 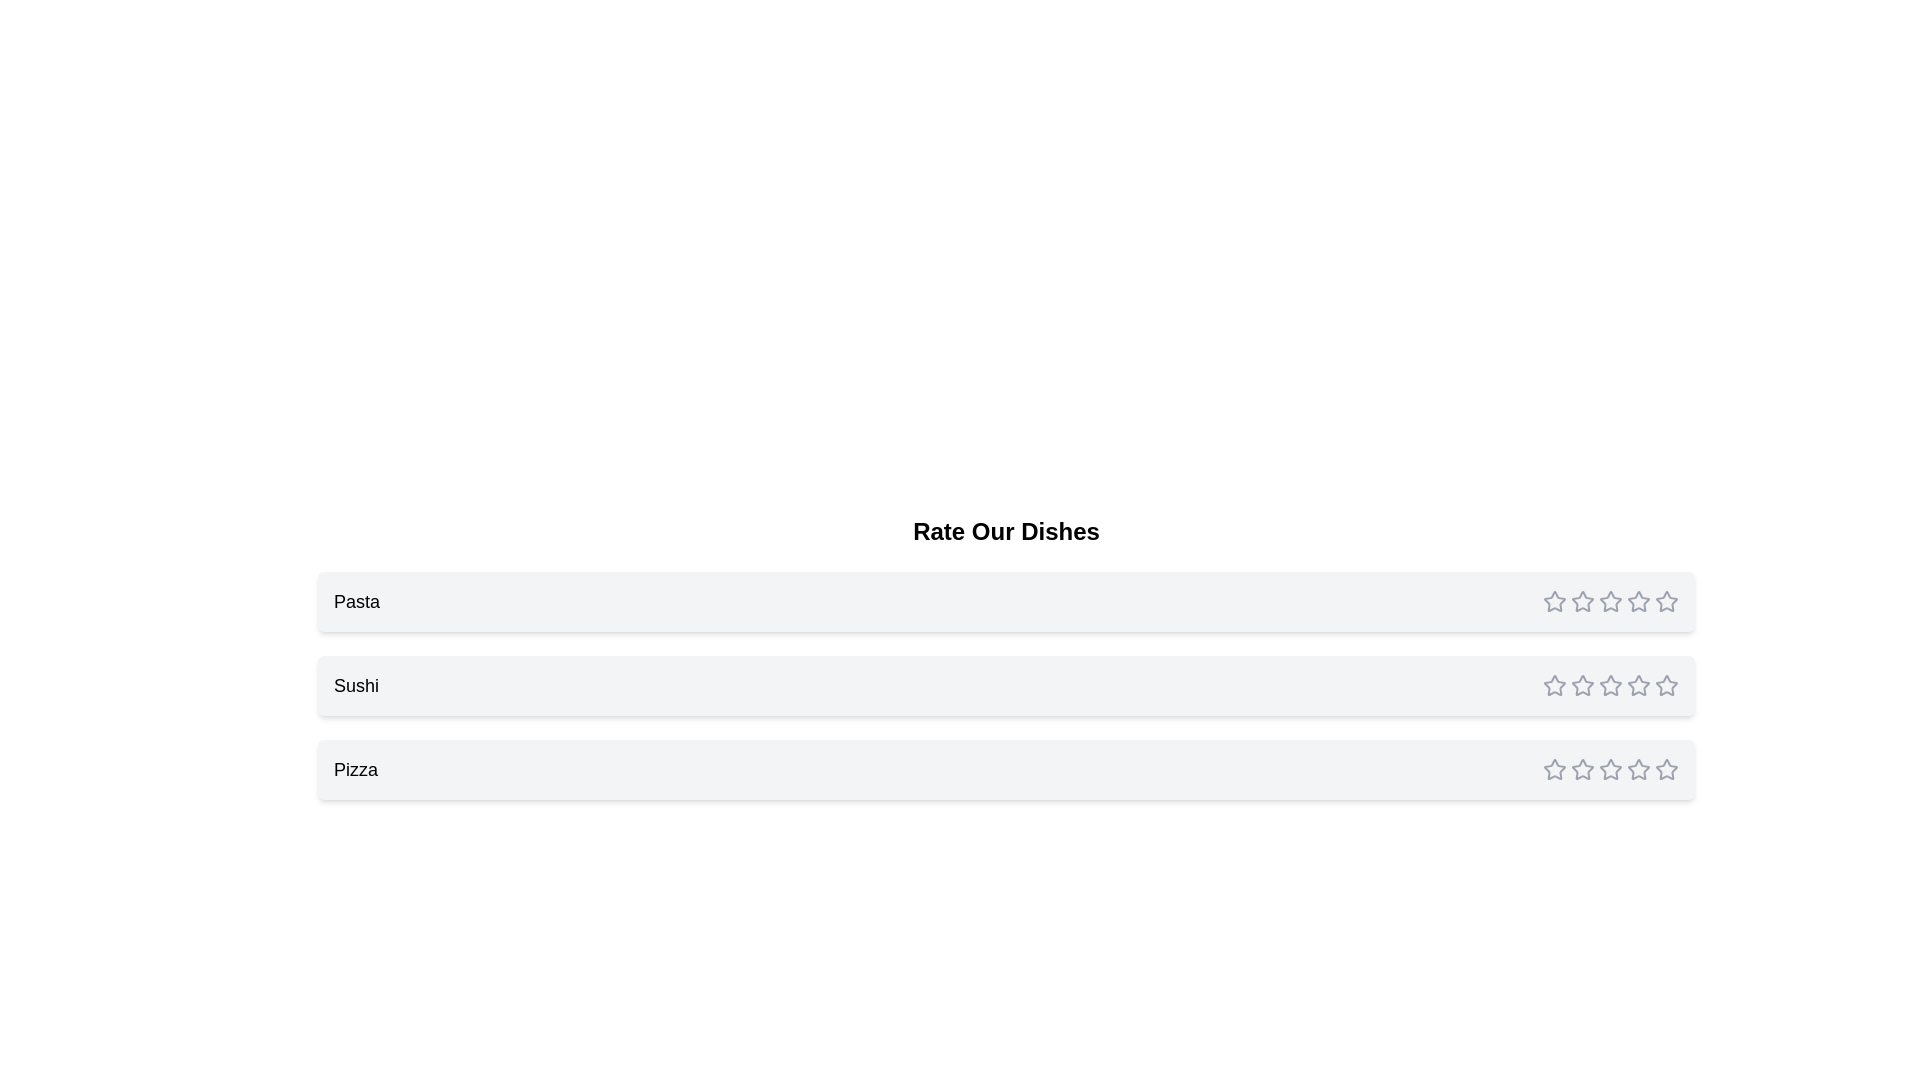 What do you see at coordinates (1554, 768) in the screenshot?
I see `the first rating star icon in the 'Pizza' rating row to change its visual state` at bounding box center [1554, 768].